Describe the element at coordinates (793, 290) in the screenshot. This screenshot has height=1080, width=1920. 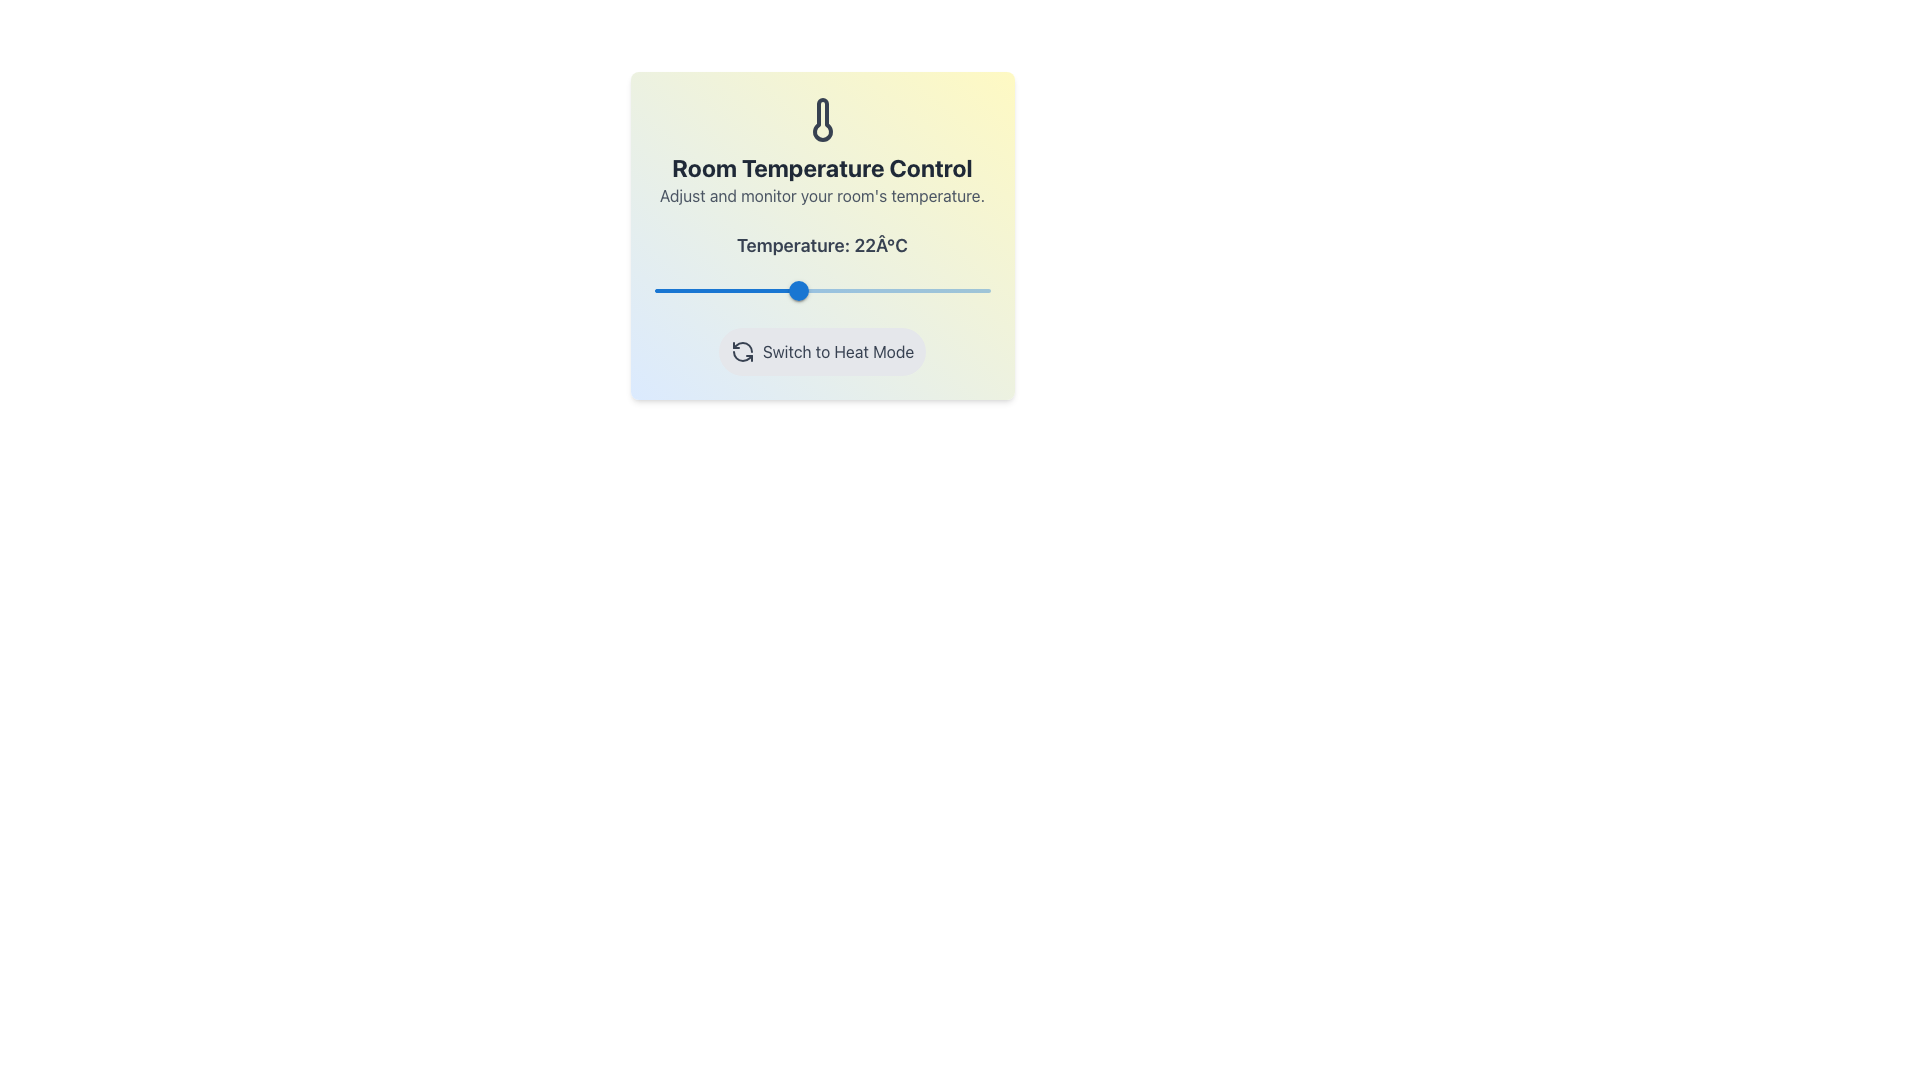
I see `the temperature` at that location.